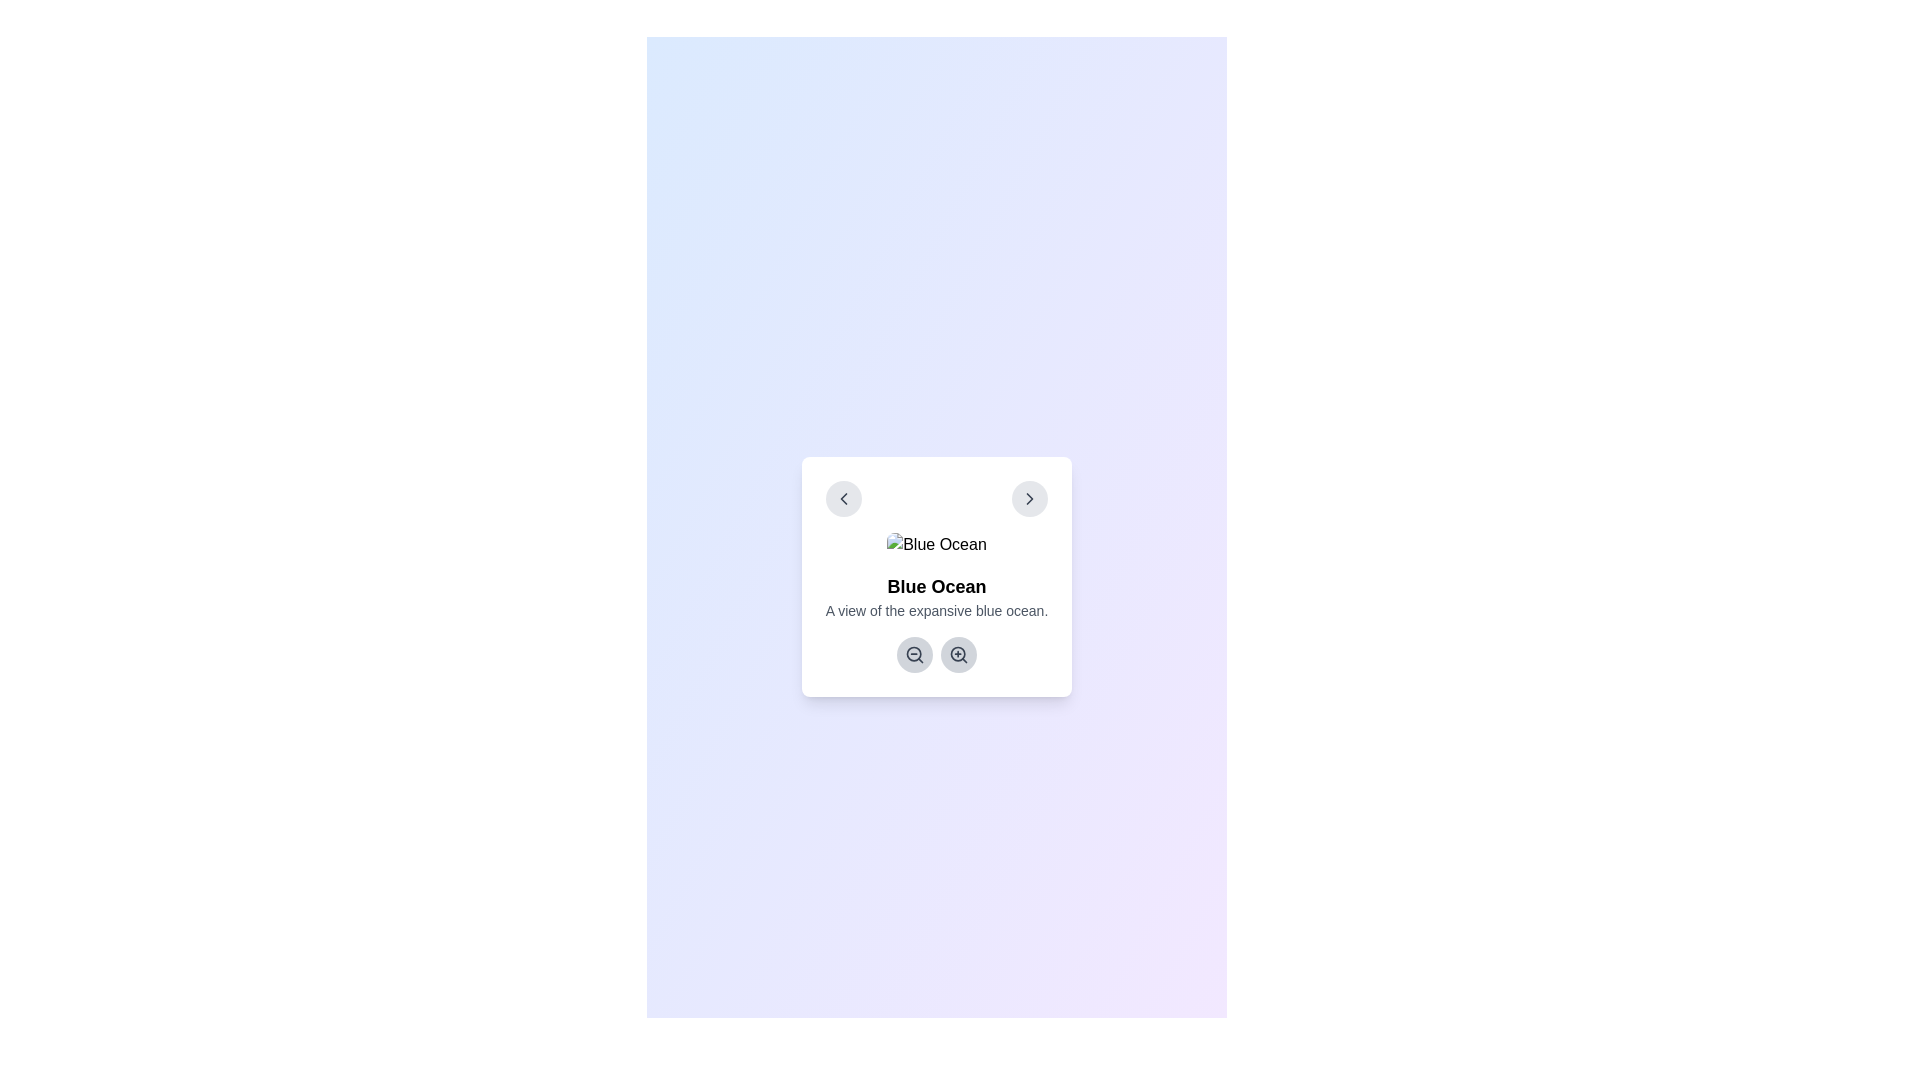 The height and width of the screenshot is (1080, 1920). I want to click on the decorative circle element that forms the lens of the magnifying glass icon, which visually signifies the zoom-in action, so click(957, 654).